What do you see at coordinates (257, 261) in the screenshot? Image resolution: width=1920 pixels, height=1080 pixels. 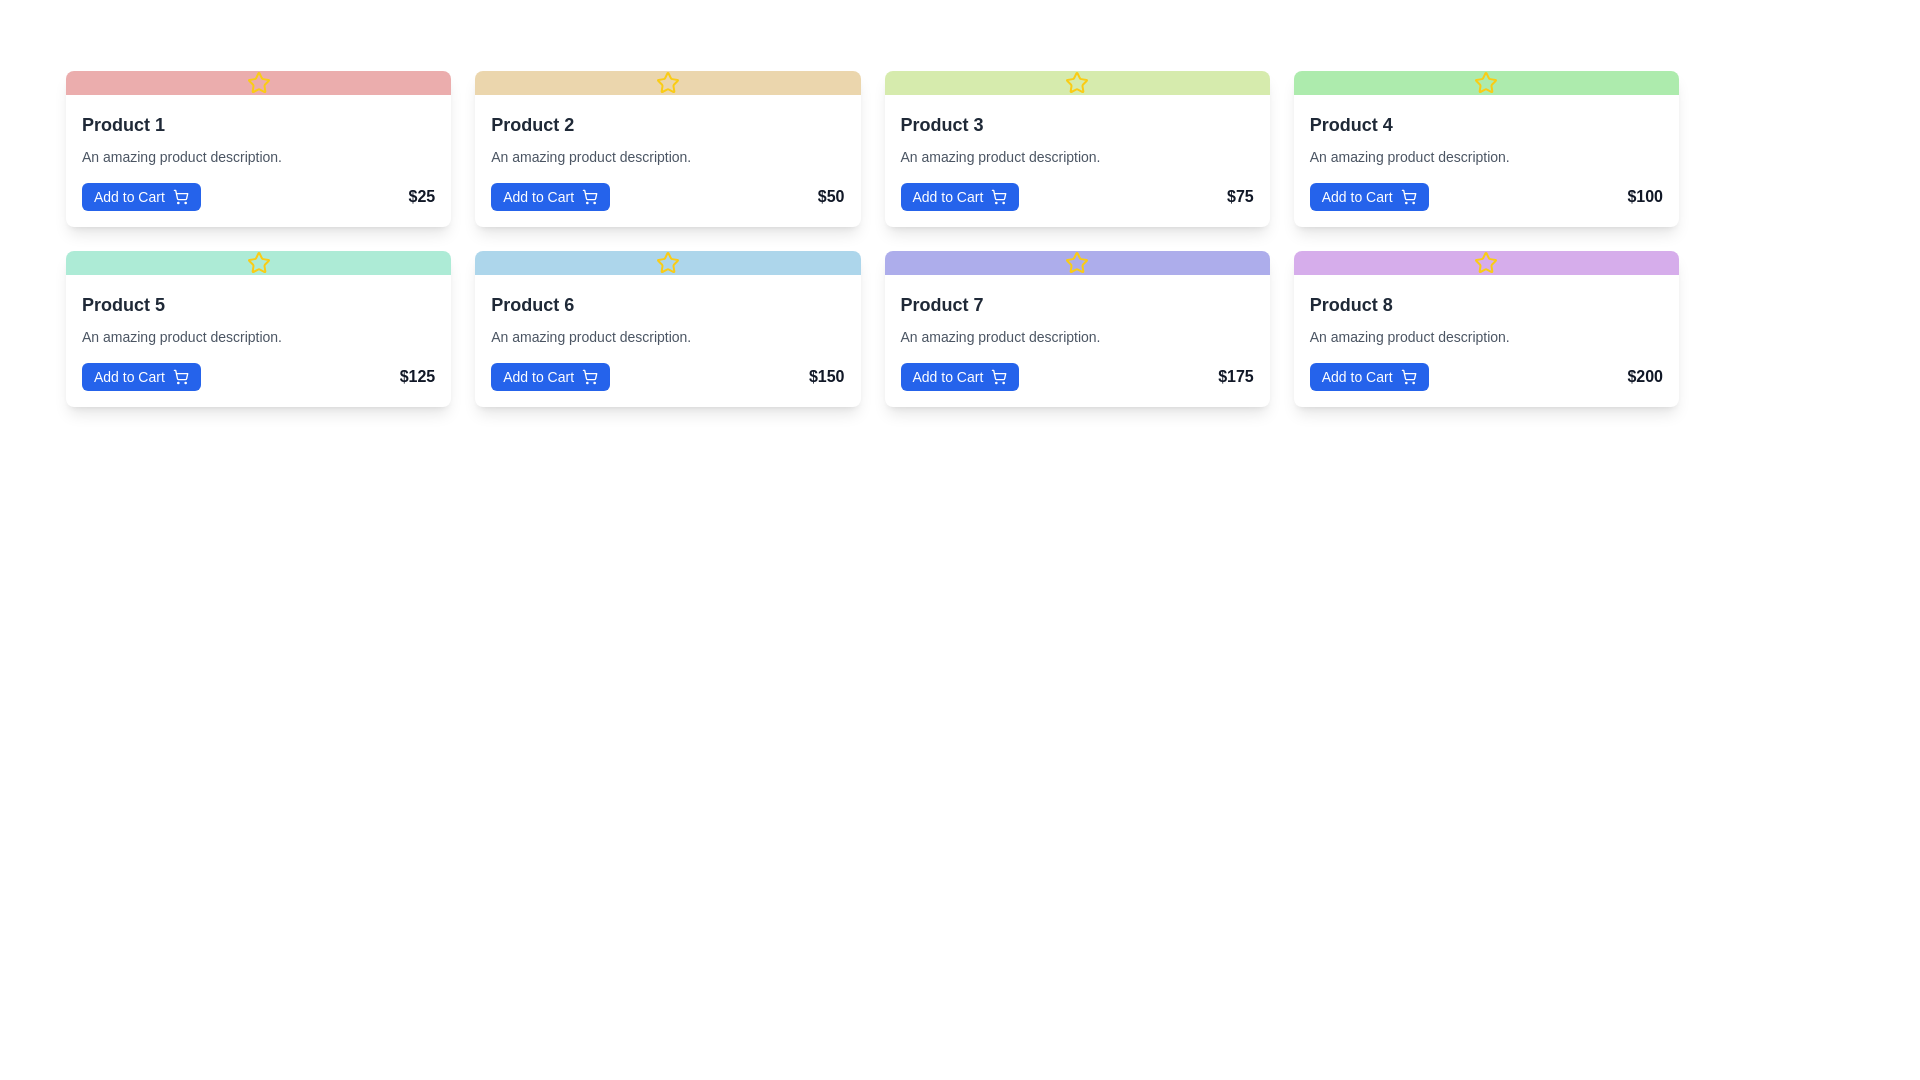 I see `the yellow outlined star icon located at the top of the Product 5 card in the product grid` at bounding box center [257, 261].